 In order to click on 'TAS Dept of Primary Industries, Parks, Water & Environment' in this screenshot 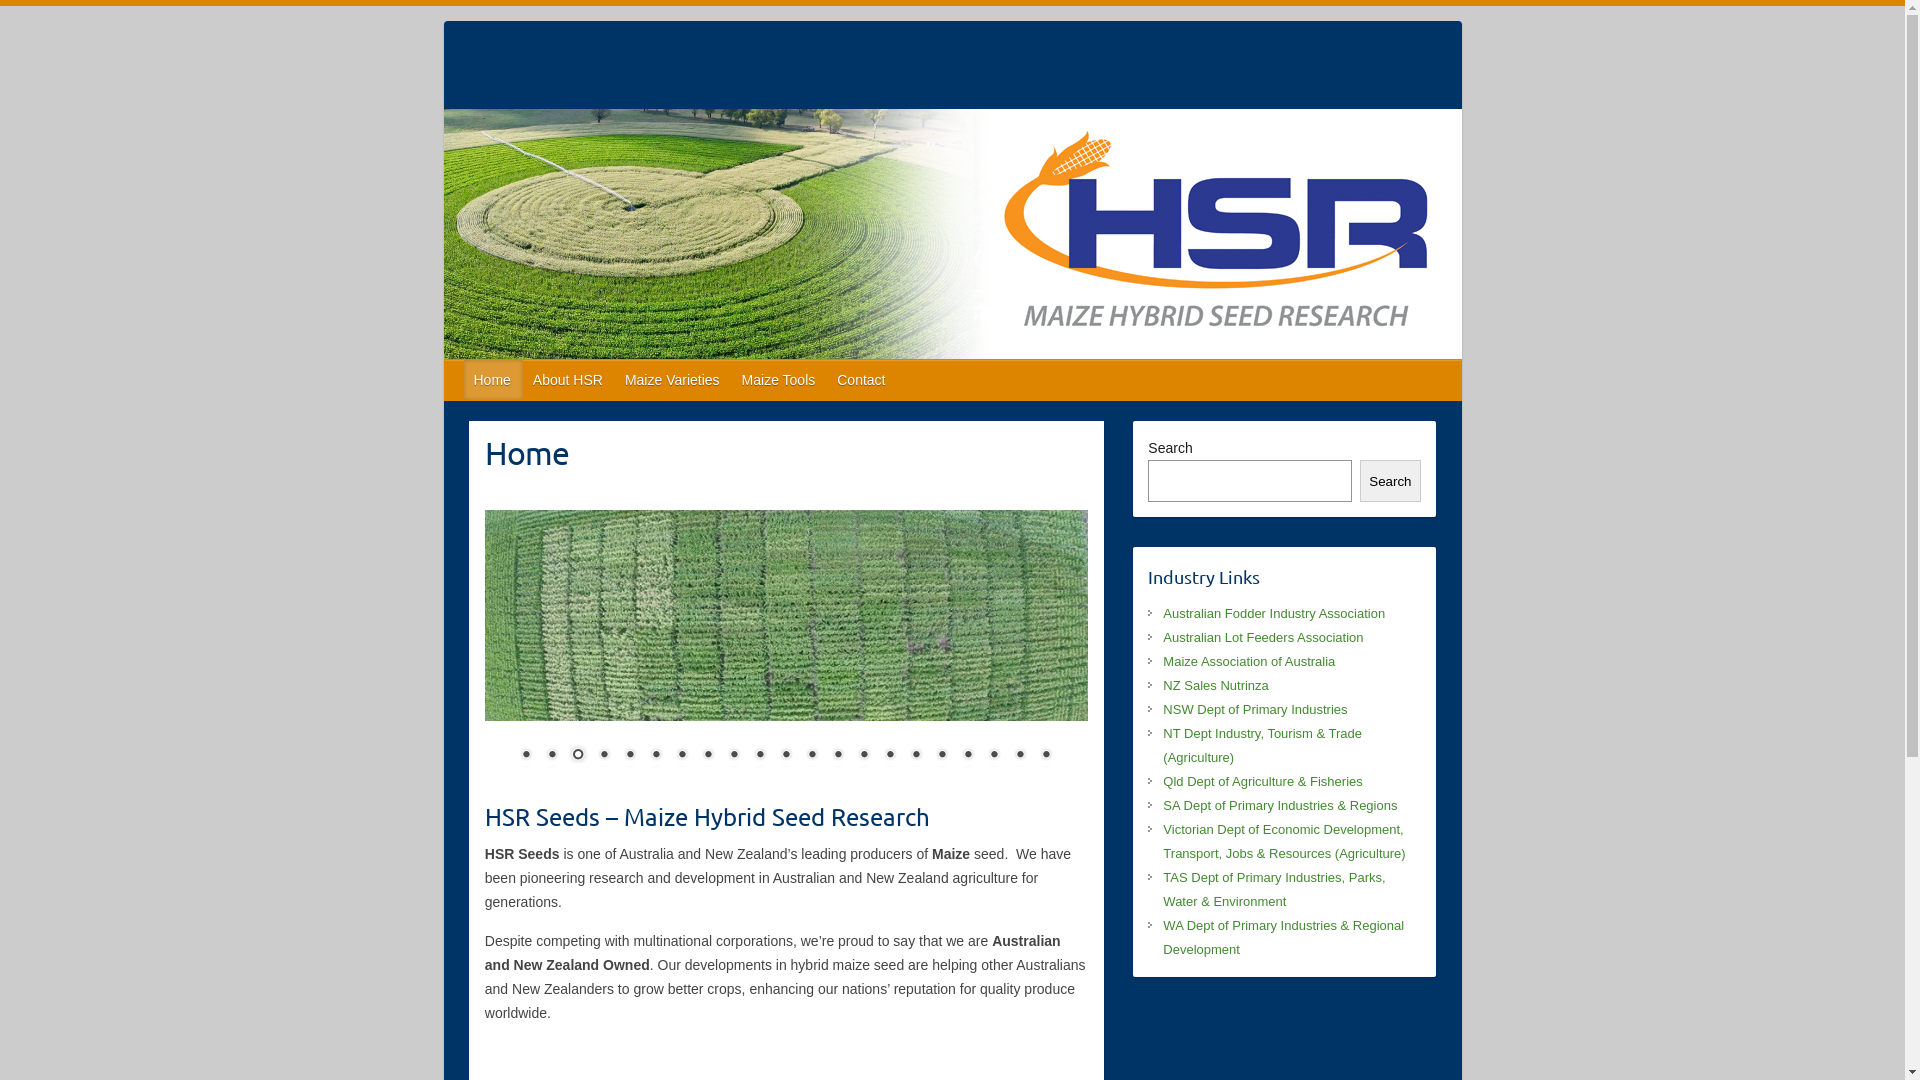, I will do `click(1272, 888)`.